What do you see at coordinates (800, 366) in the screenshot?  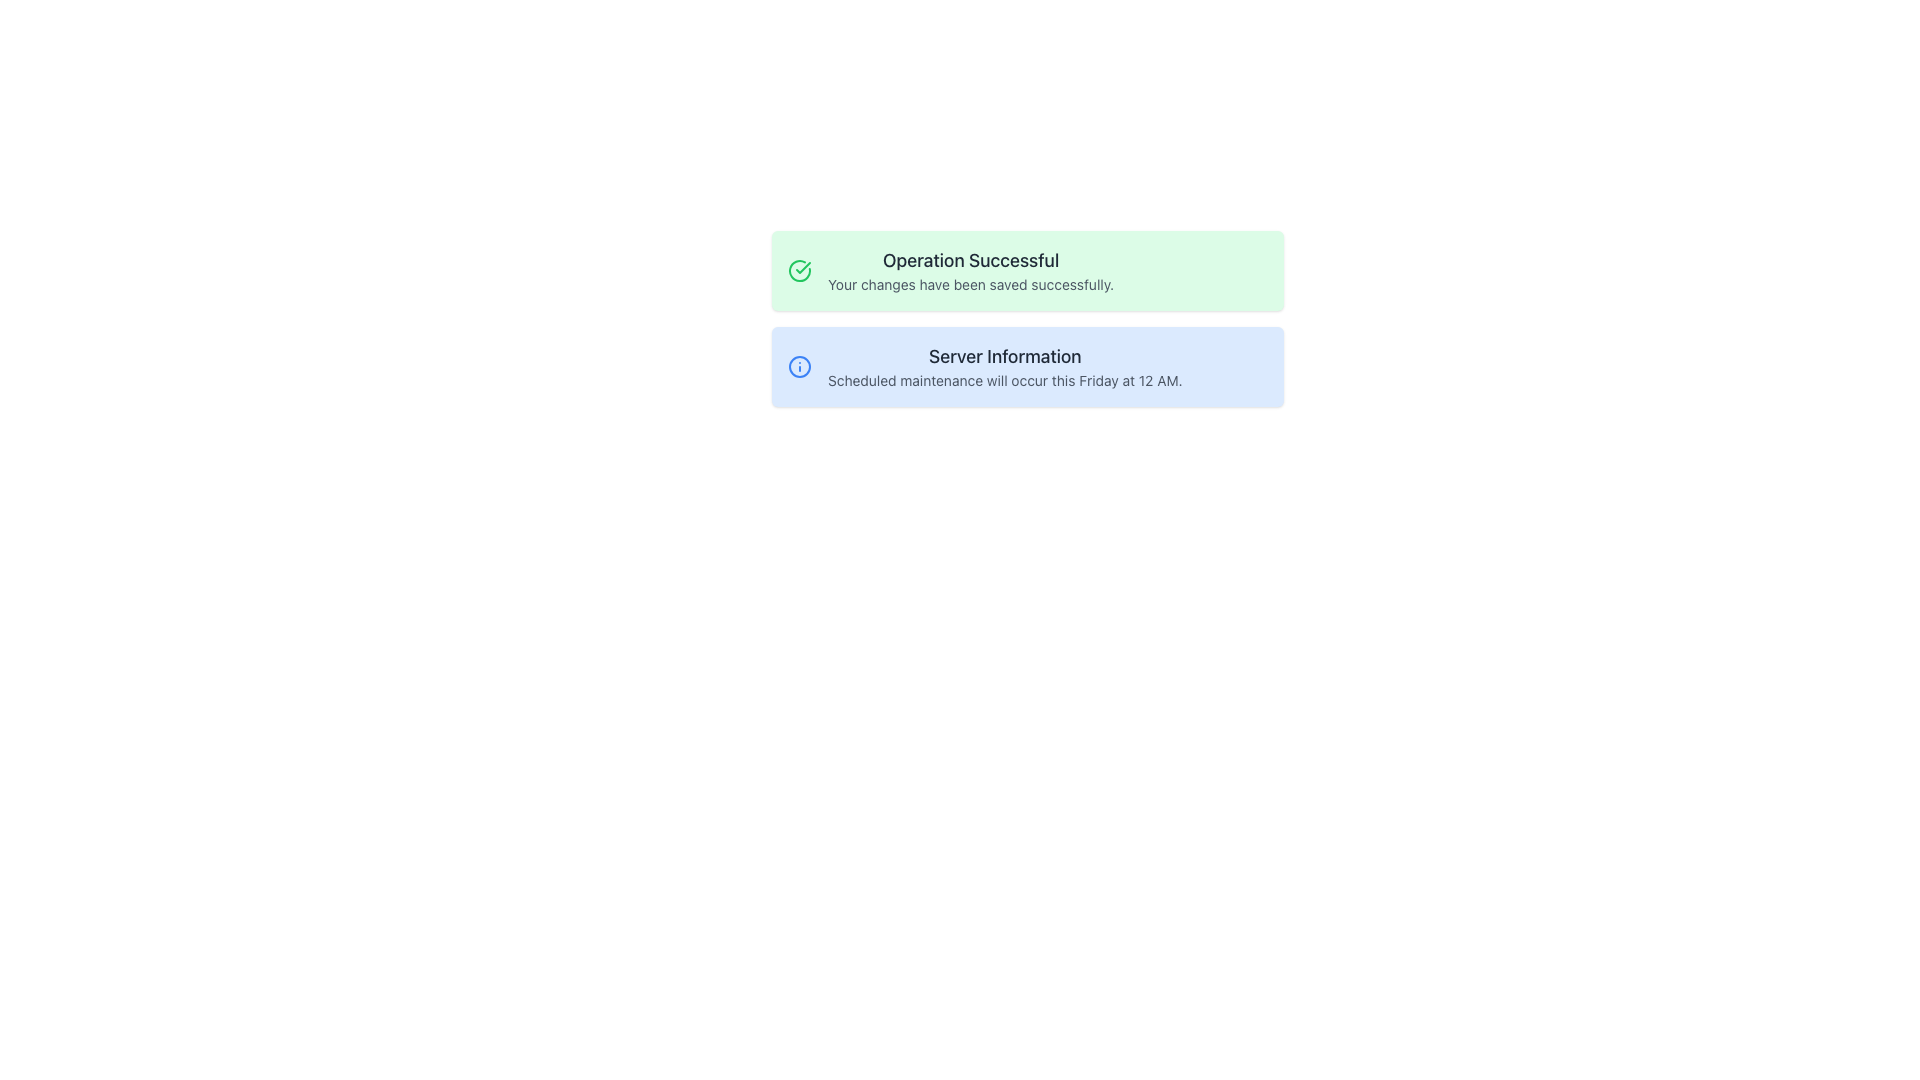 I see `the outer stroke circle of the information icon associated with the 'Server Information' text block` at bounding box center [800, 366].